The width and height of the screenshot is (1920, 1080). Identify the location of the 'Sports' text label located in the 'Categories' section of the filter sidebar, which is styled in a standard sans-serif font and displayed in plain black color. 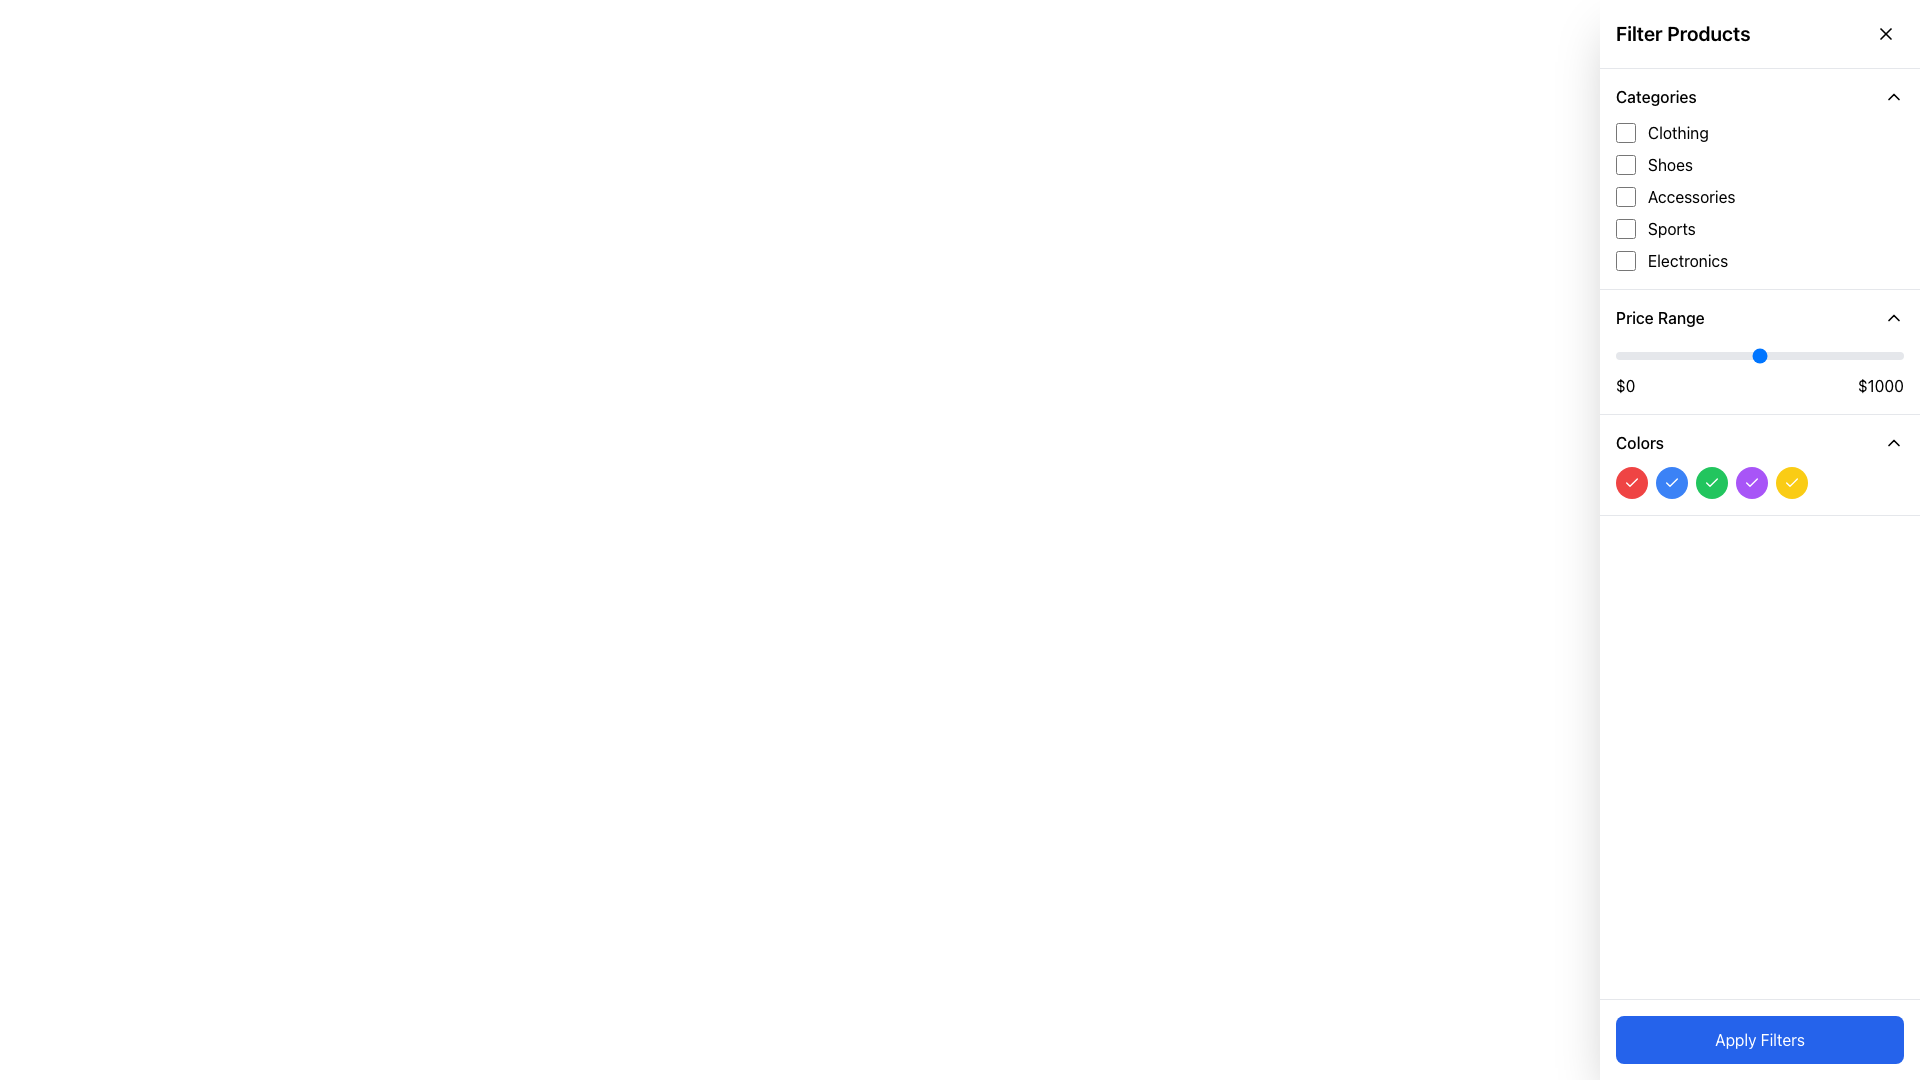
(1671, 227).